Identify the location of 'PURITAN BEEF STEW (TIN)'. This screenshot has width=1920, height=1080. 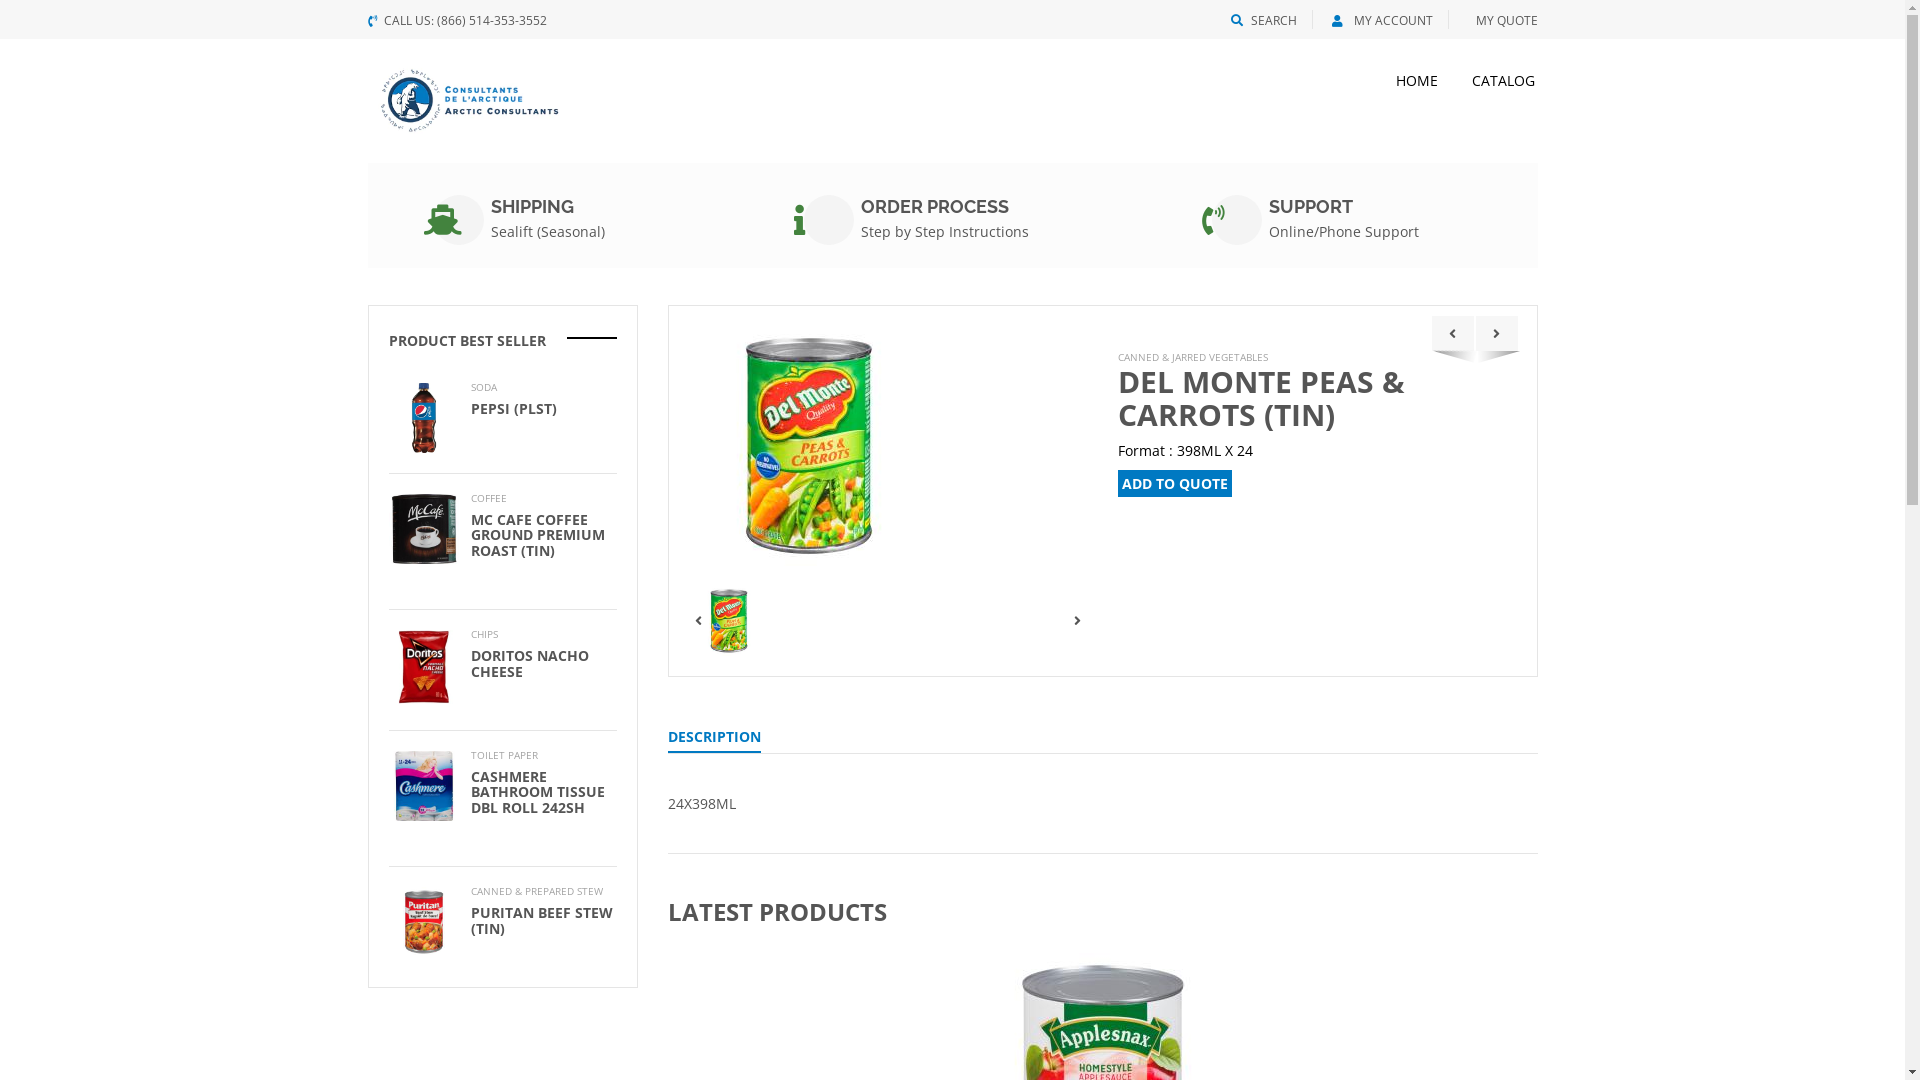
(541, 920).